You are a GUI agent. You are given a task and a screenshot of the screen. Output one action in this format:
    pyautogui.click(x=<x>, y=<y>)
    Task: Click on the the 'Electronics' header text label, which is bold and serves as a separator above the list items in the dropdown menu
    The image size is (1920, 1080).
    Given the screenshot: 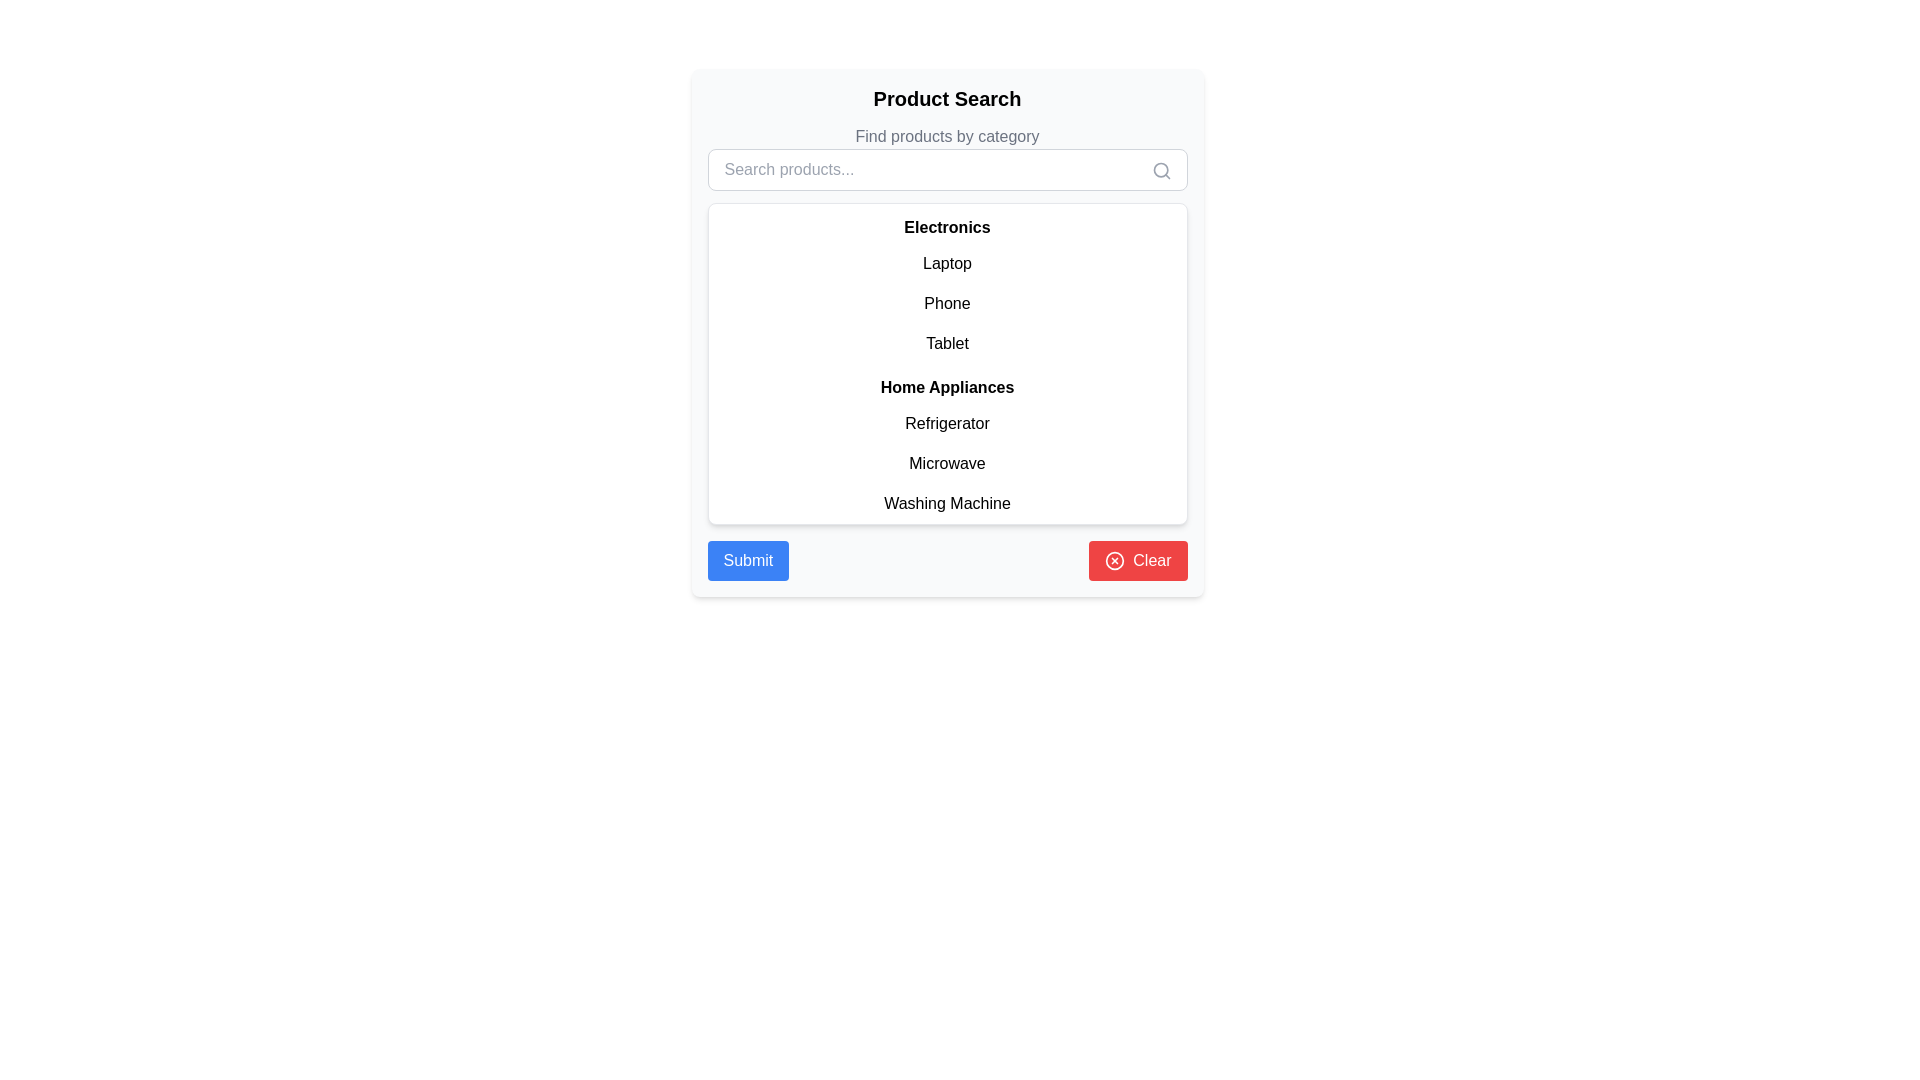 What is the action you would take?
    pyautogui.click(x=946, y=223)
    